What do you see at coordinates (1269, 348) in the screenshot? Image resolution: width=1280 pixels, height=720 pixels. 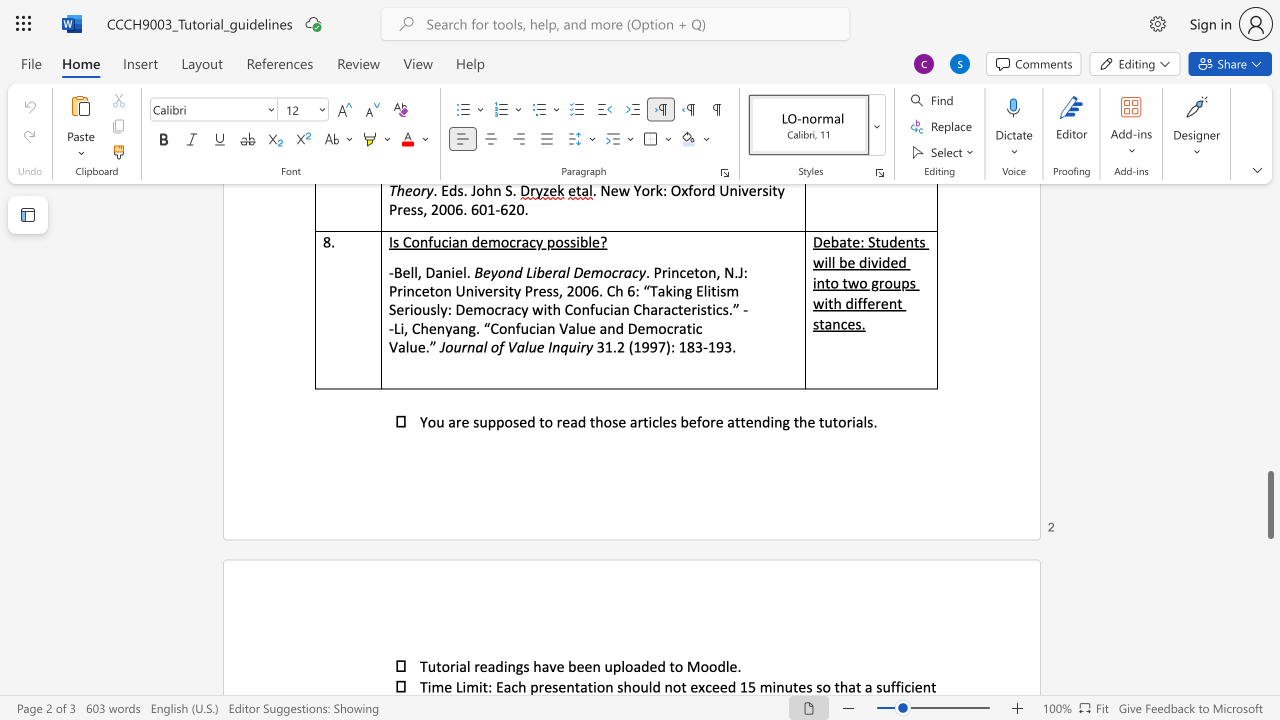 I see `the scrollbar to move the view up` at bounding box center [1269, 348].